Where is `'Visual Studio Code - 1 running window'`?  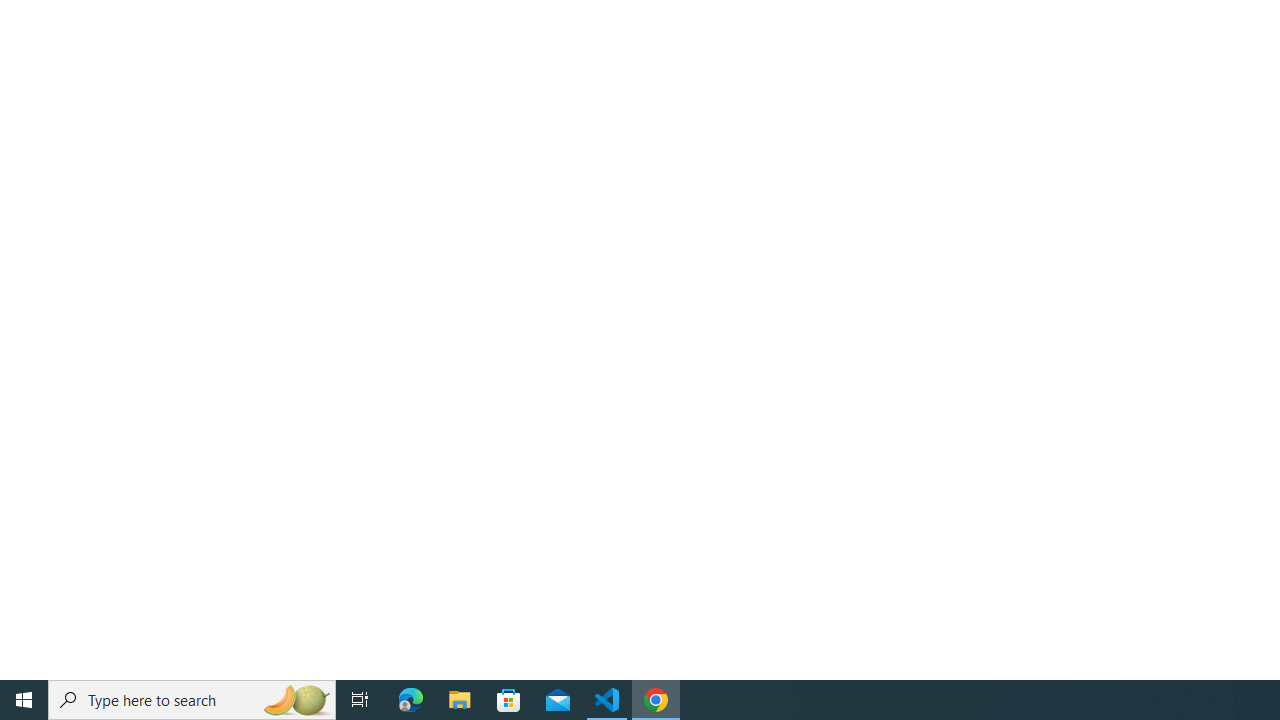
'Visual Studio Code - 1 running window' is located at coordinates (606, 698).